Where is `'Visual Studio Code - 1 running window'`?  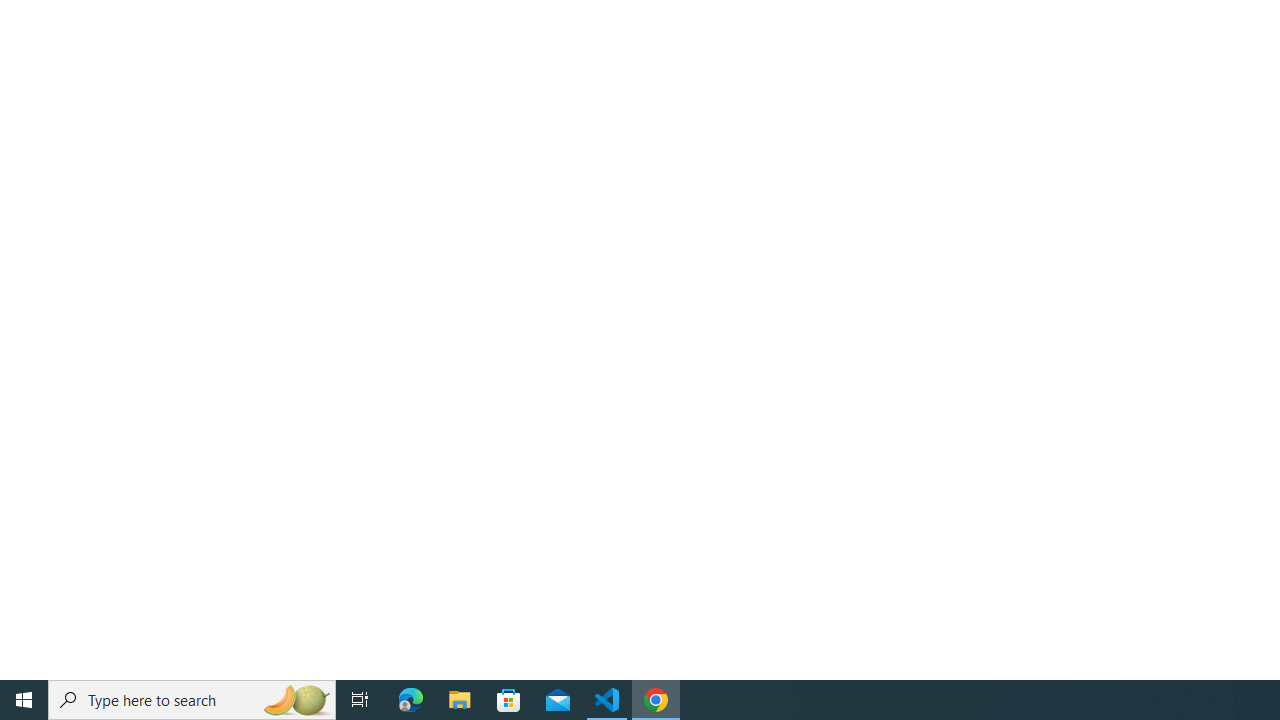
'Visual Studio Code - 1 running window' is located at coordinates (606, 698).